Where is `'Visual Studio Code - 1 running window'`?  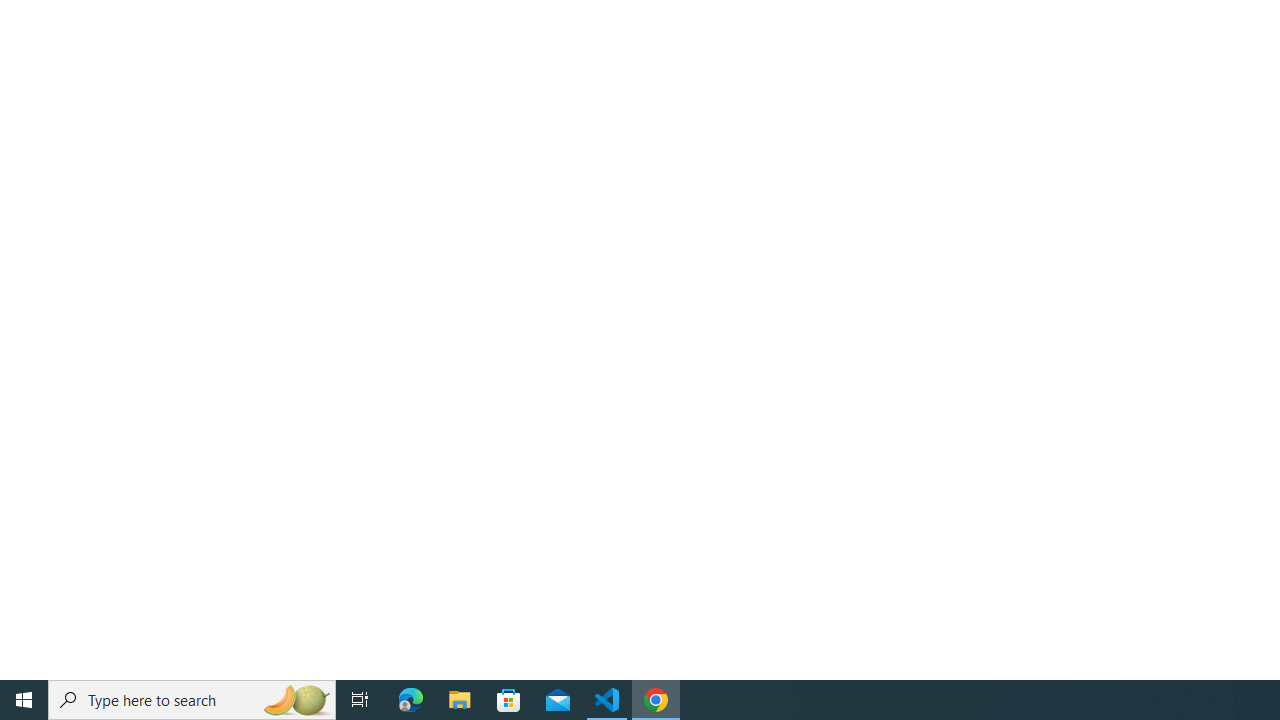
'Visual Studio Code - 1 running window' is located at coordinates (606, 698).